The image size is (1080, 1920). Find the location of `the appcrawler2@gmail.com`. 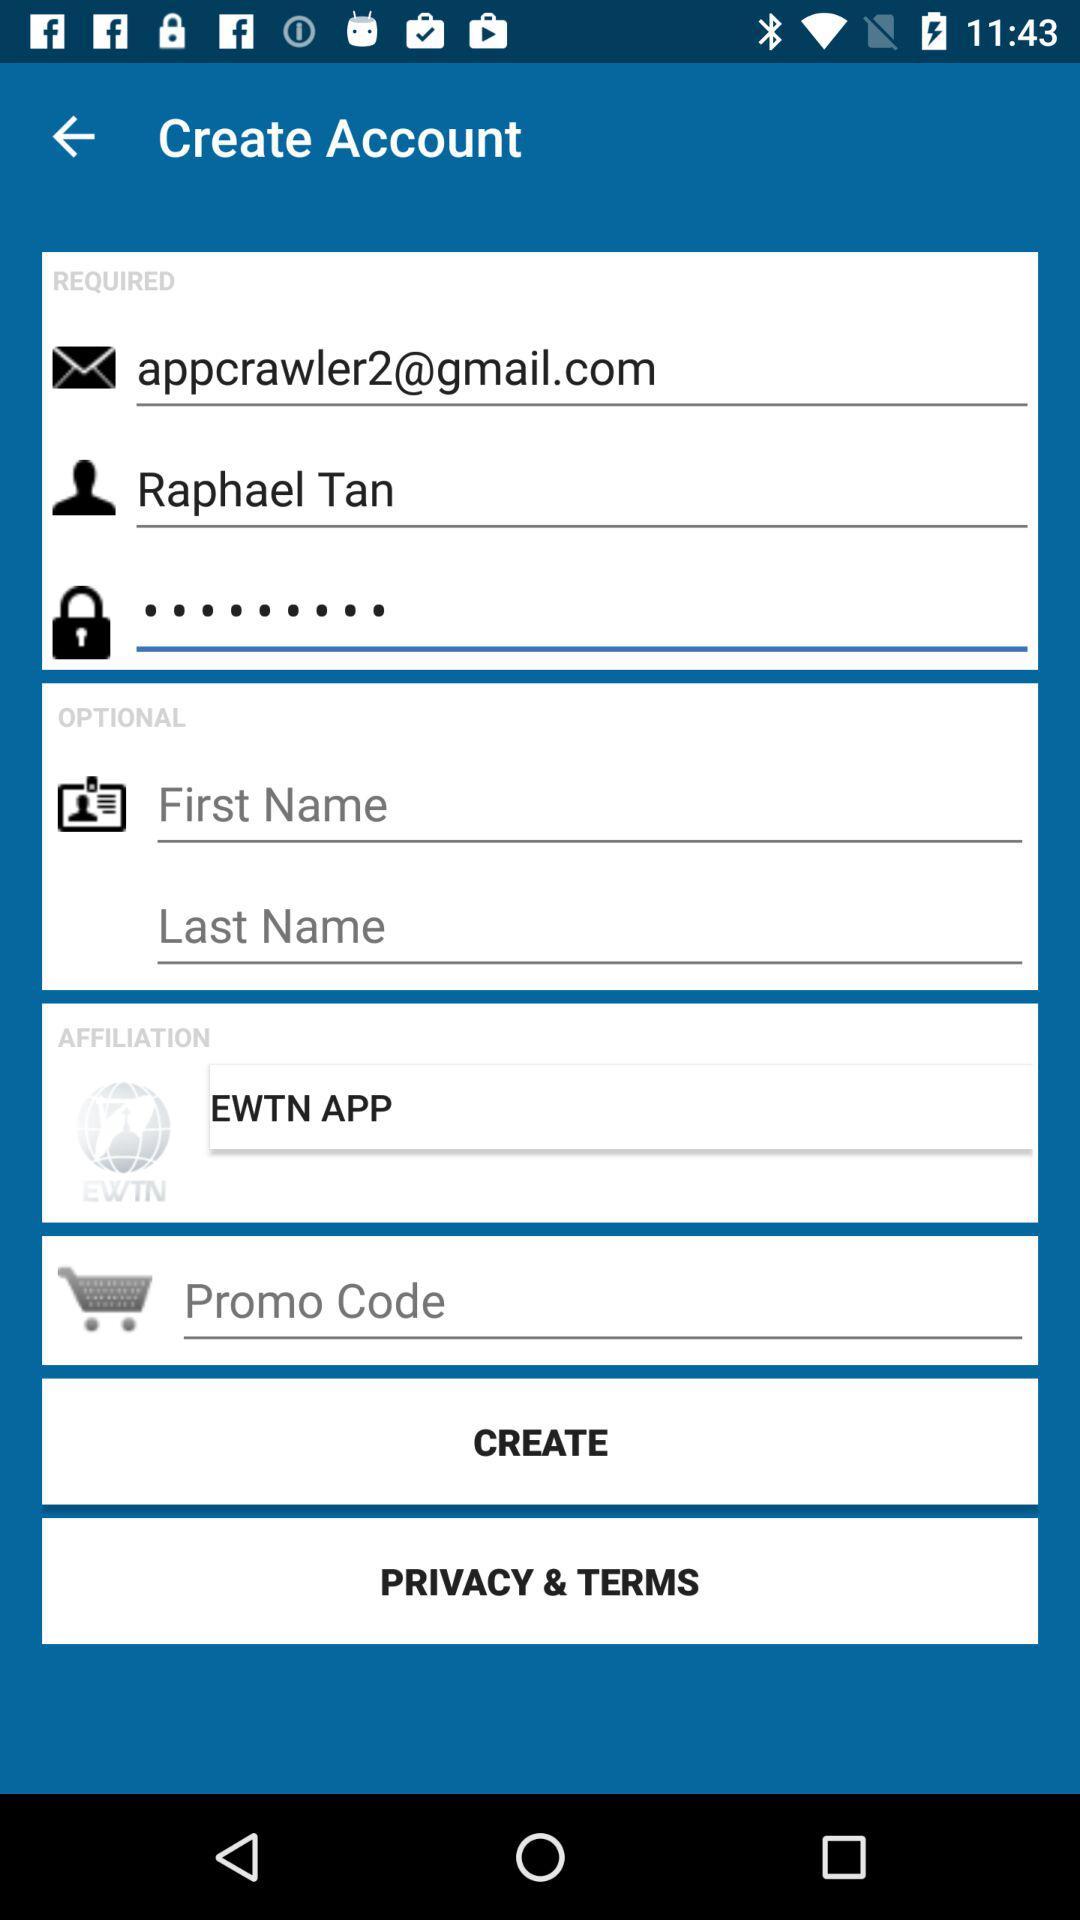

the appcrawler2@gmail.com is located at coordinates (582, 367).